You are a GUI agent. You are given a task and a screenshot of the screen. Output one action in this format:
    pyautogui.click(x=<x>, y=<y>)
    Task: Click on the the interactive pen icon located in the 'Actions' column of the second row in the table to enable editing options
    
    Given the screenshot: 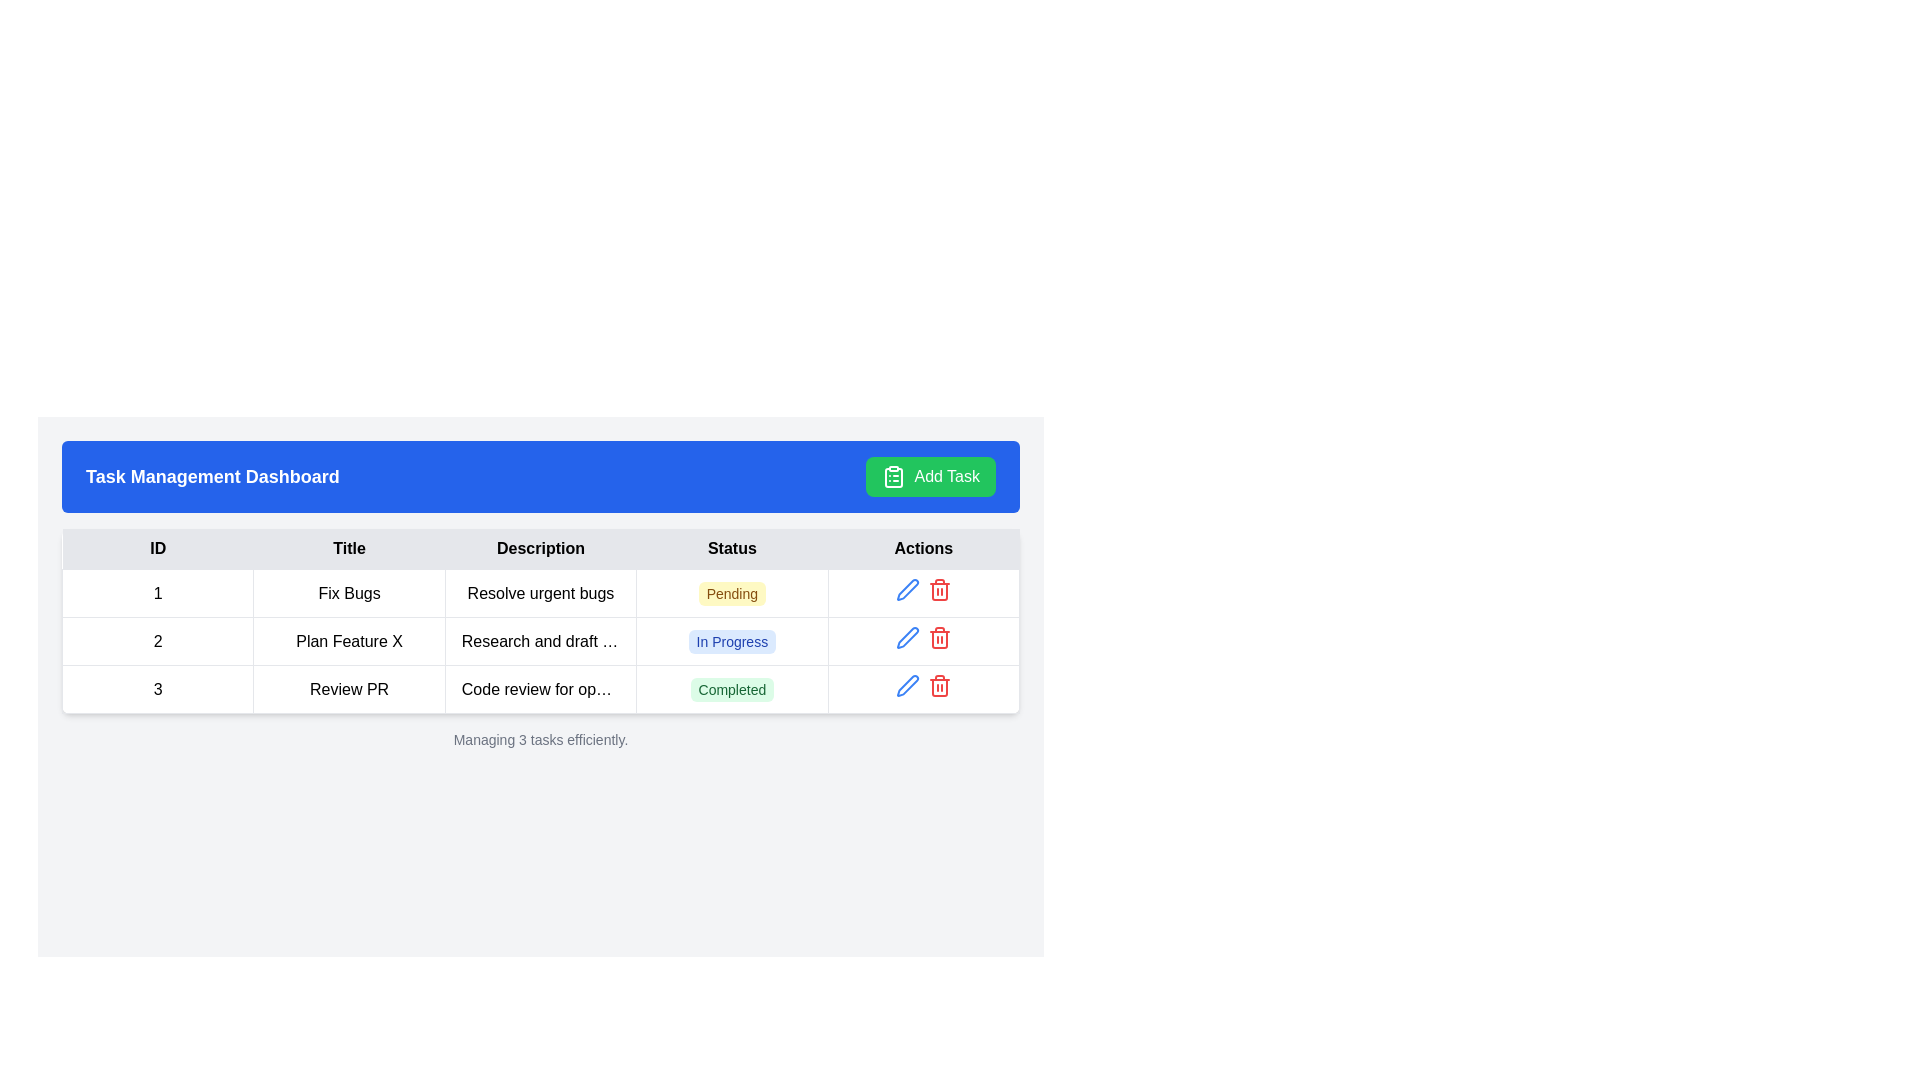 What is the action you would take?
    pyautogui.click(x=906, y=589)
    